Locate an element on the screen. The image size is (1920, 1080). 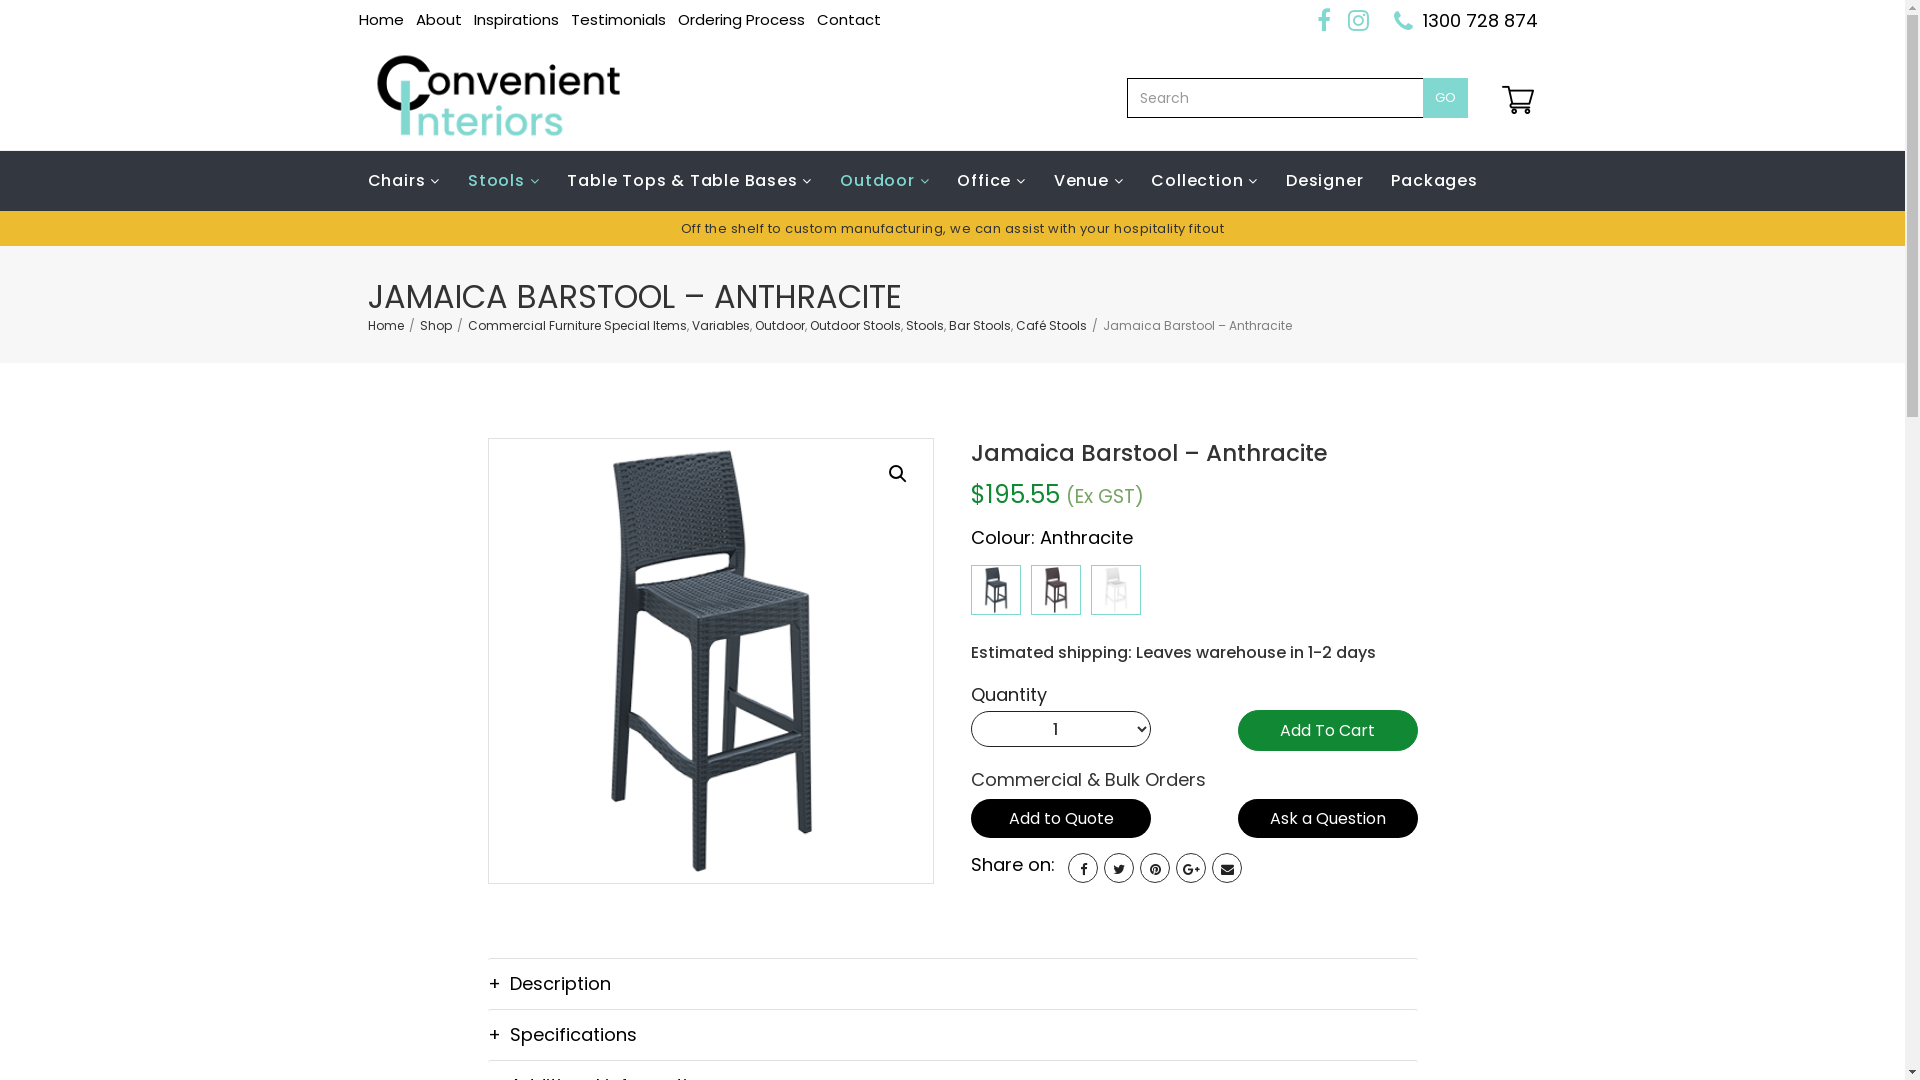
'Inspirations' is located at coordinates (516, 19).